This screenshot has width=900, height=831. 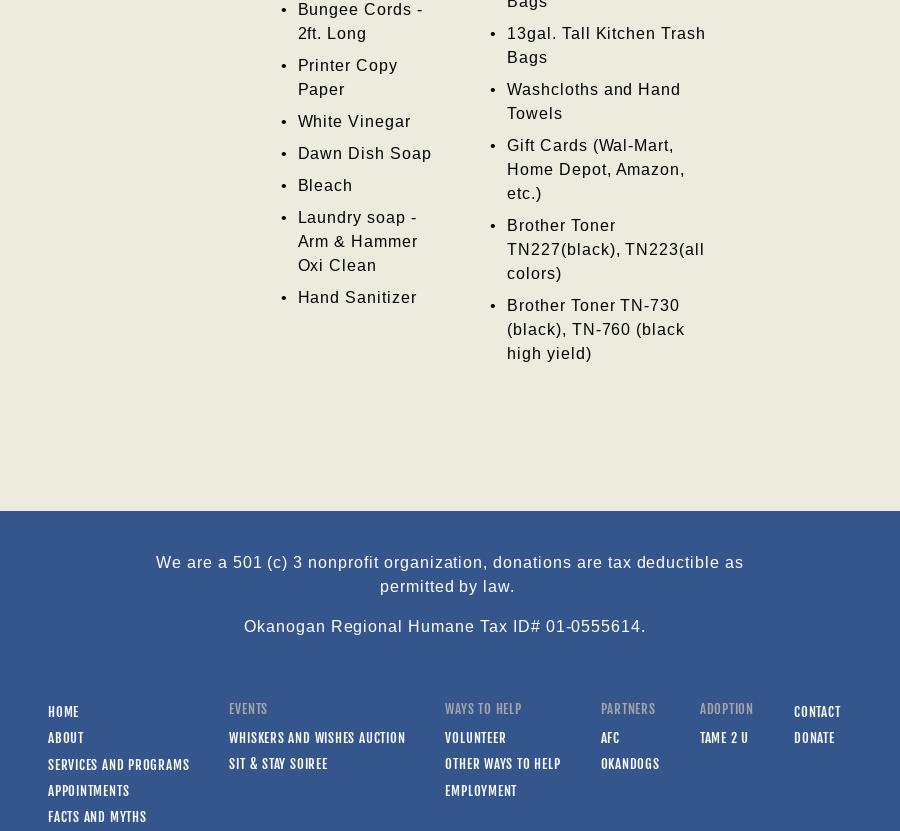 What do you see at coordinates (46, 764) in the screenshot?
I see `'Services and Programs'` at bounding box center [46, 764].